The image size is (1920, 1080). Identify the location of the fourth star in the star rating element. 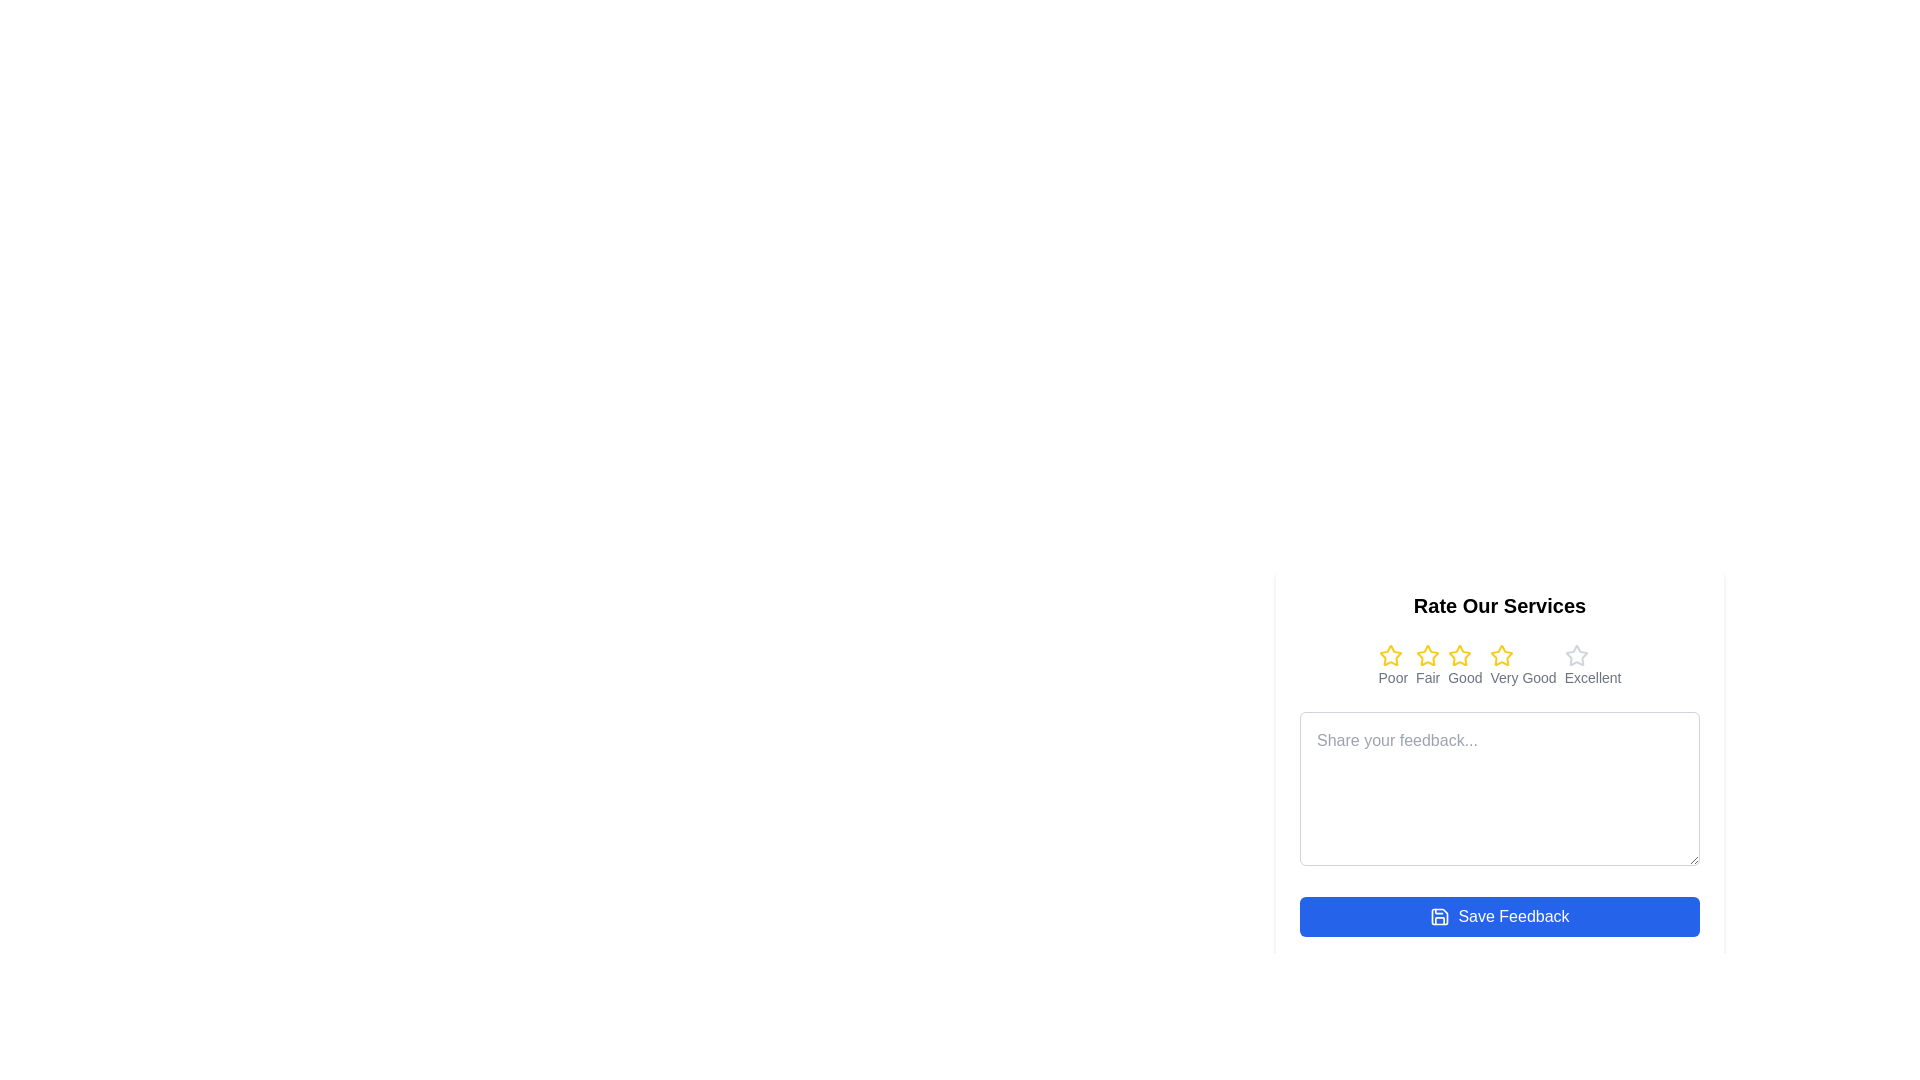
(1502, 655).